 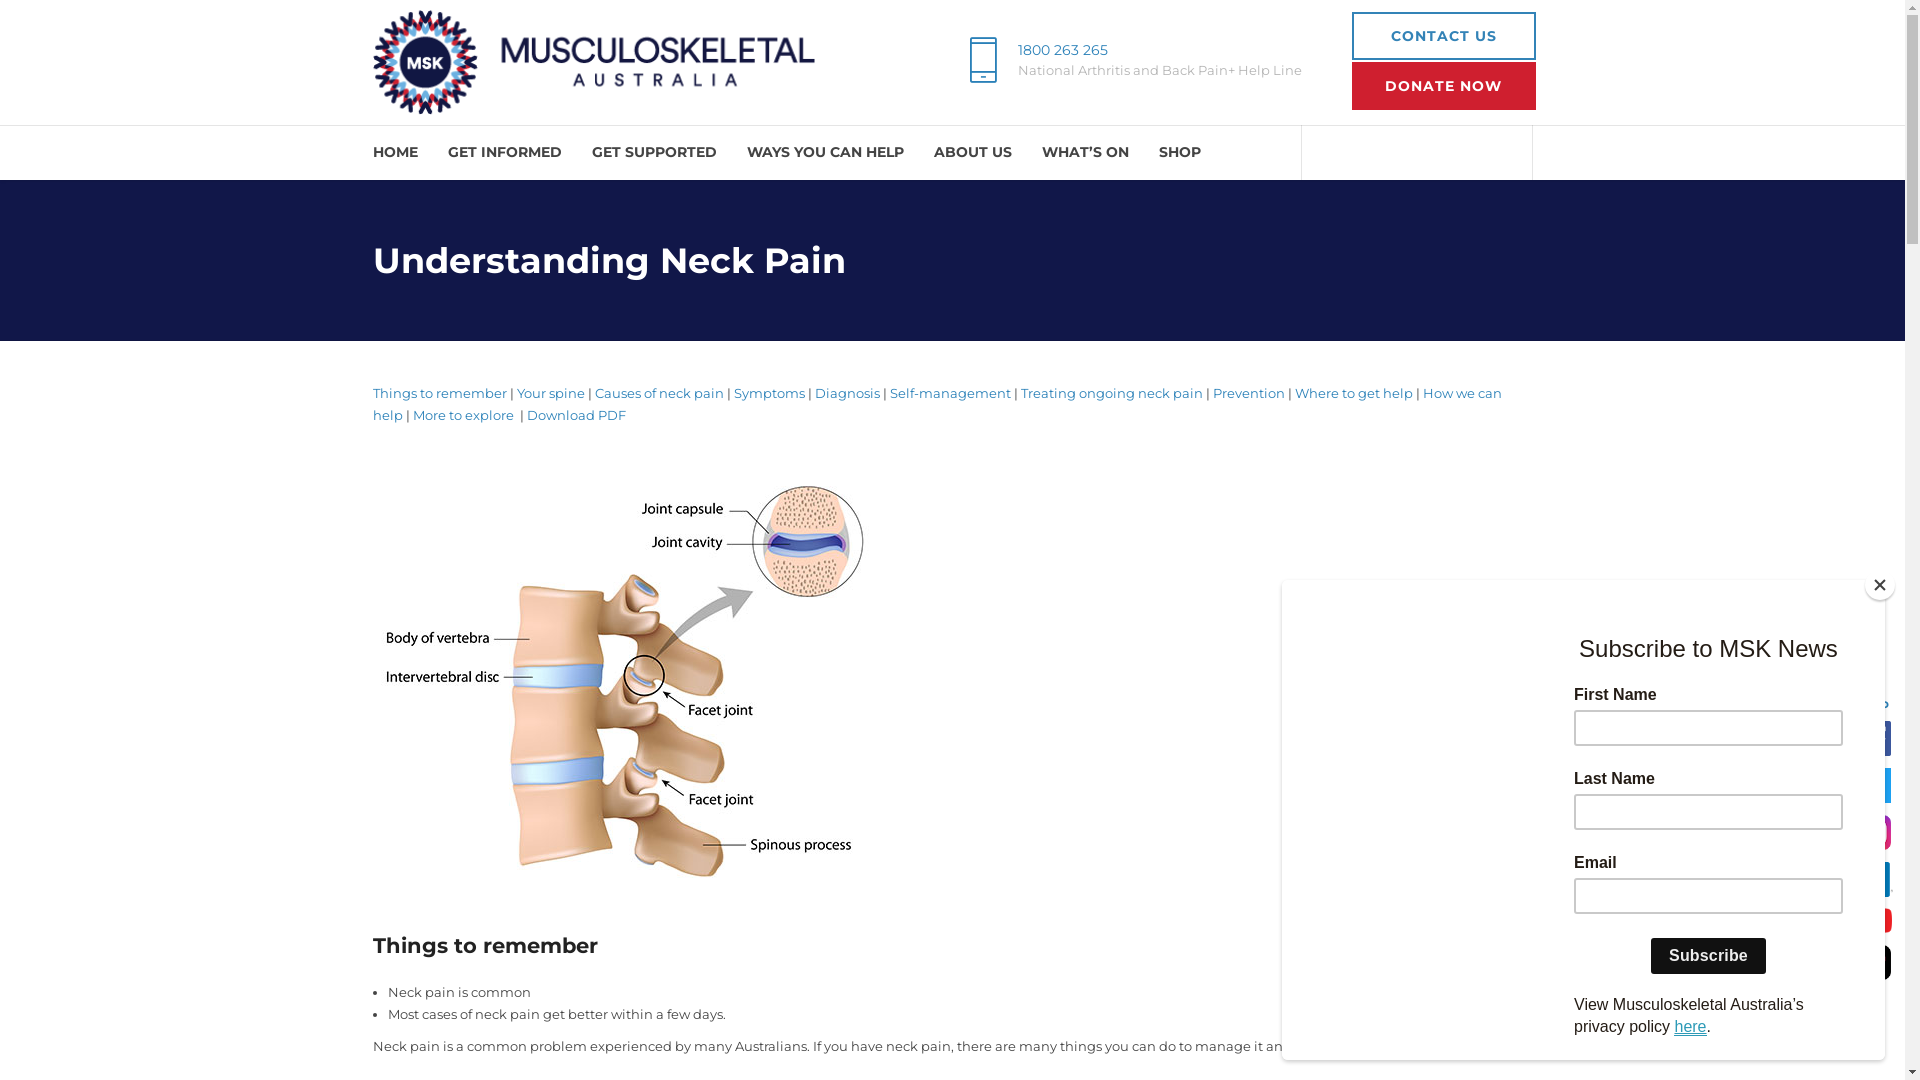 I want to click on 'ABOUT US', so click(x=973, y=151).